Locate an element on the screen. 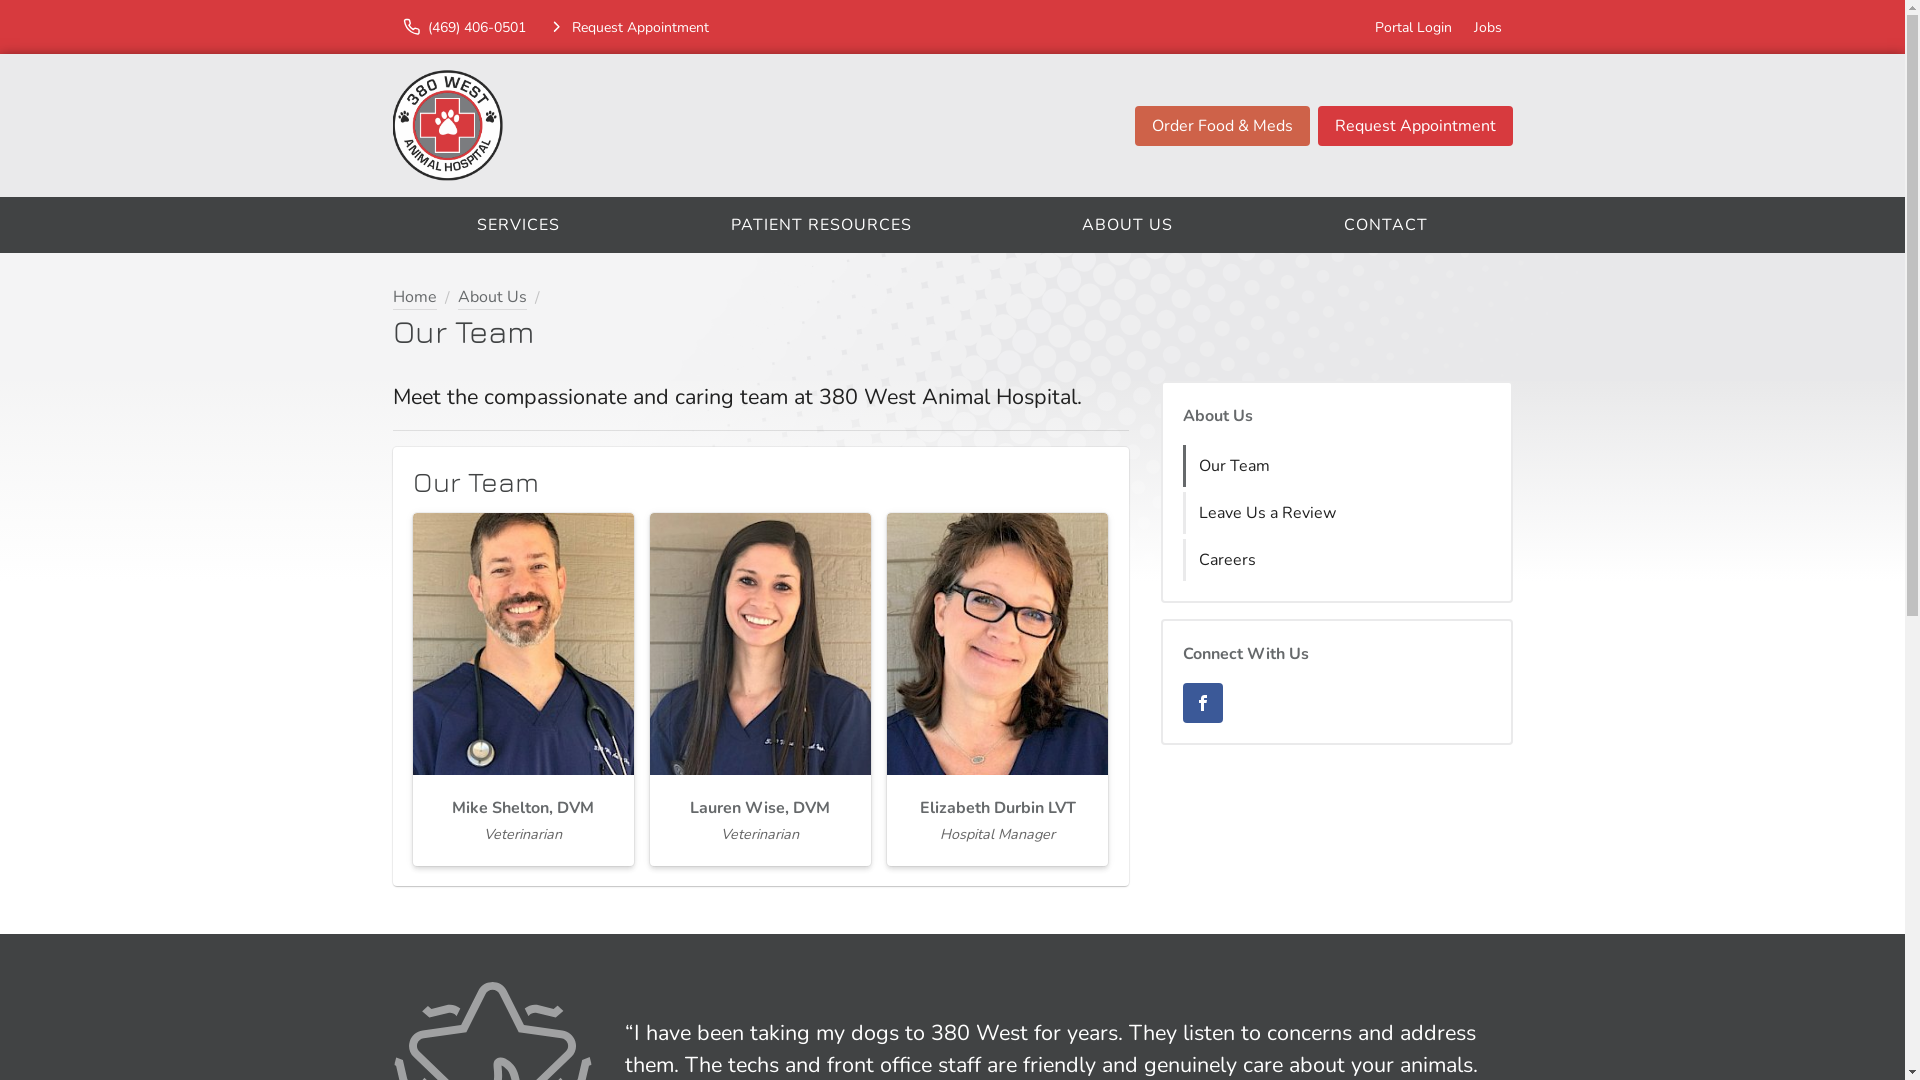 The height and width of the screenshot is (1080, 1920). 'Portal Login' is located at coordinates (1362, 27).